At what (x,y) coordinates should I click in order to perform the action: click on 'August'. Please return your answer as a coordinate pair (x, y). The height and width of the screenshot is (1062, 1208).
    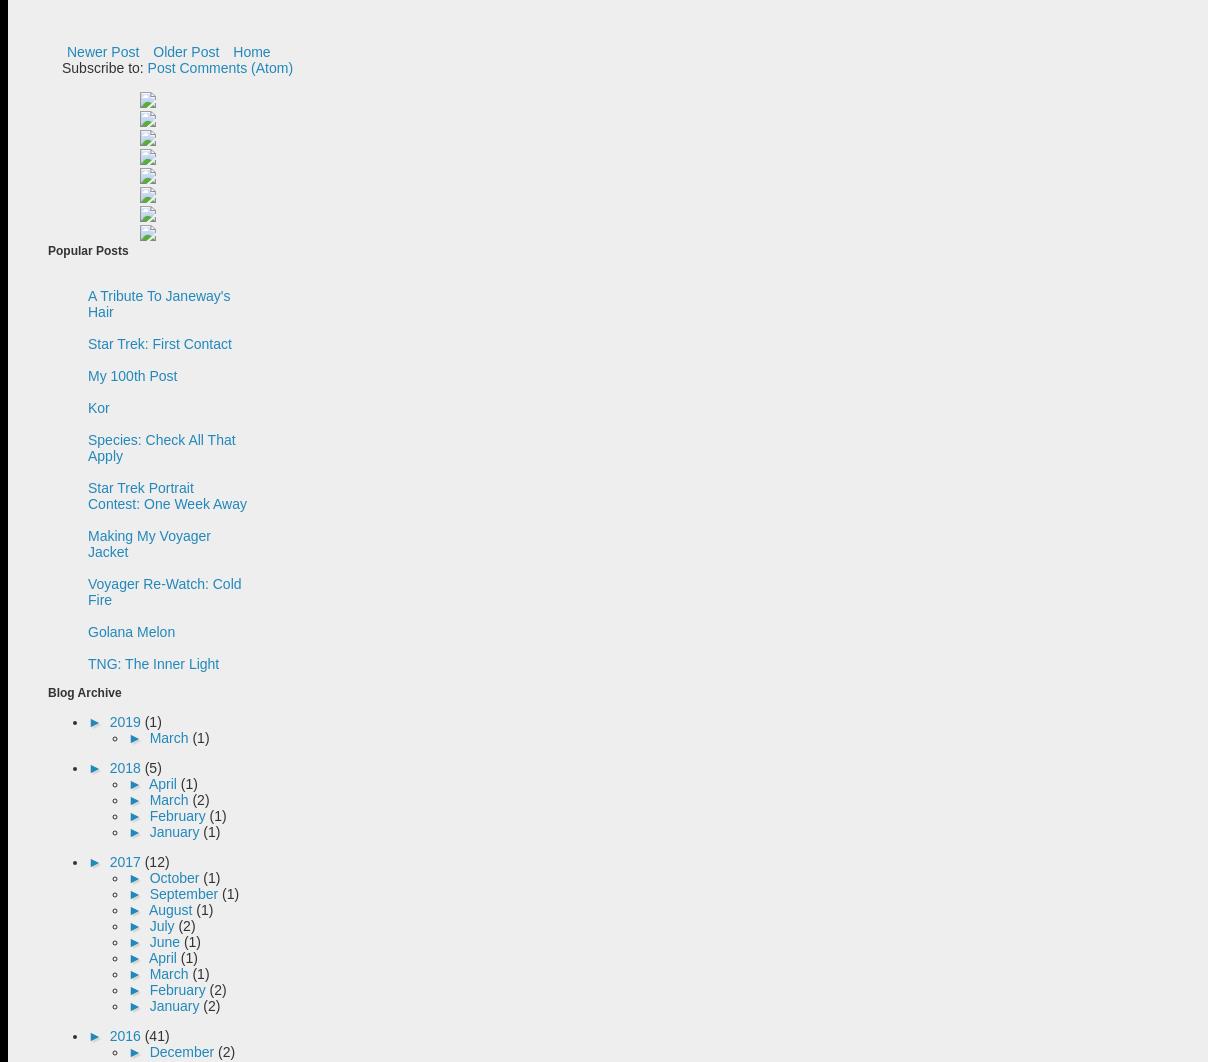
    Looking at the image, I should click on (172, 909).